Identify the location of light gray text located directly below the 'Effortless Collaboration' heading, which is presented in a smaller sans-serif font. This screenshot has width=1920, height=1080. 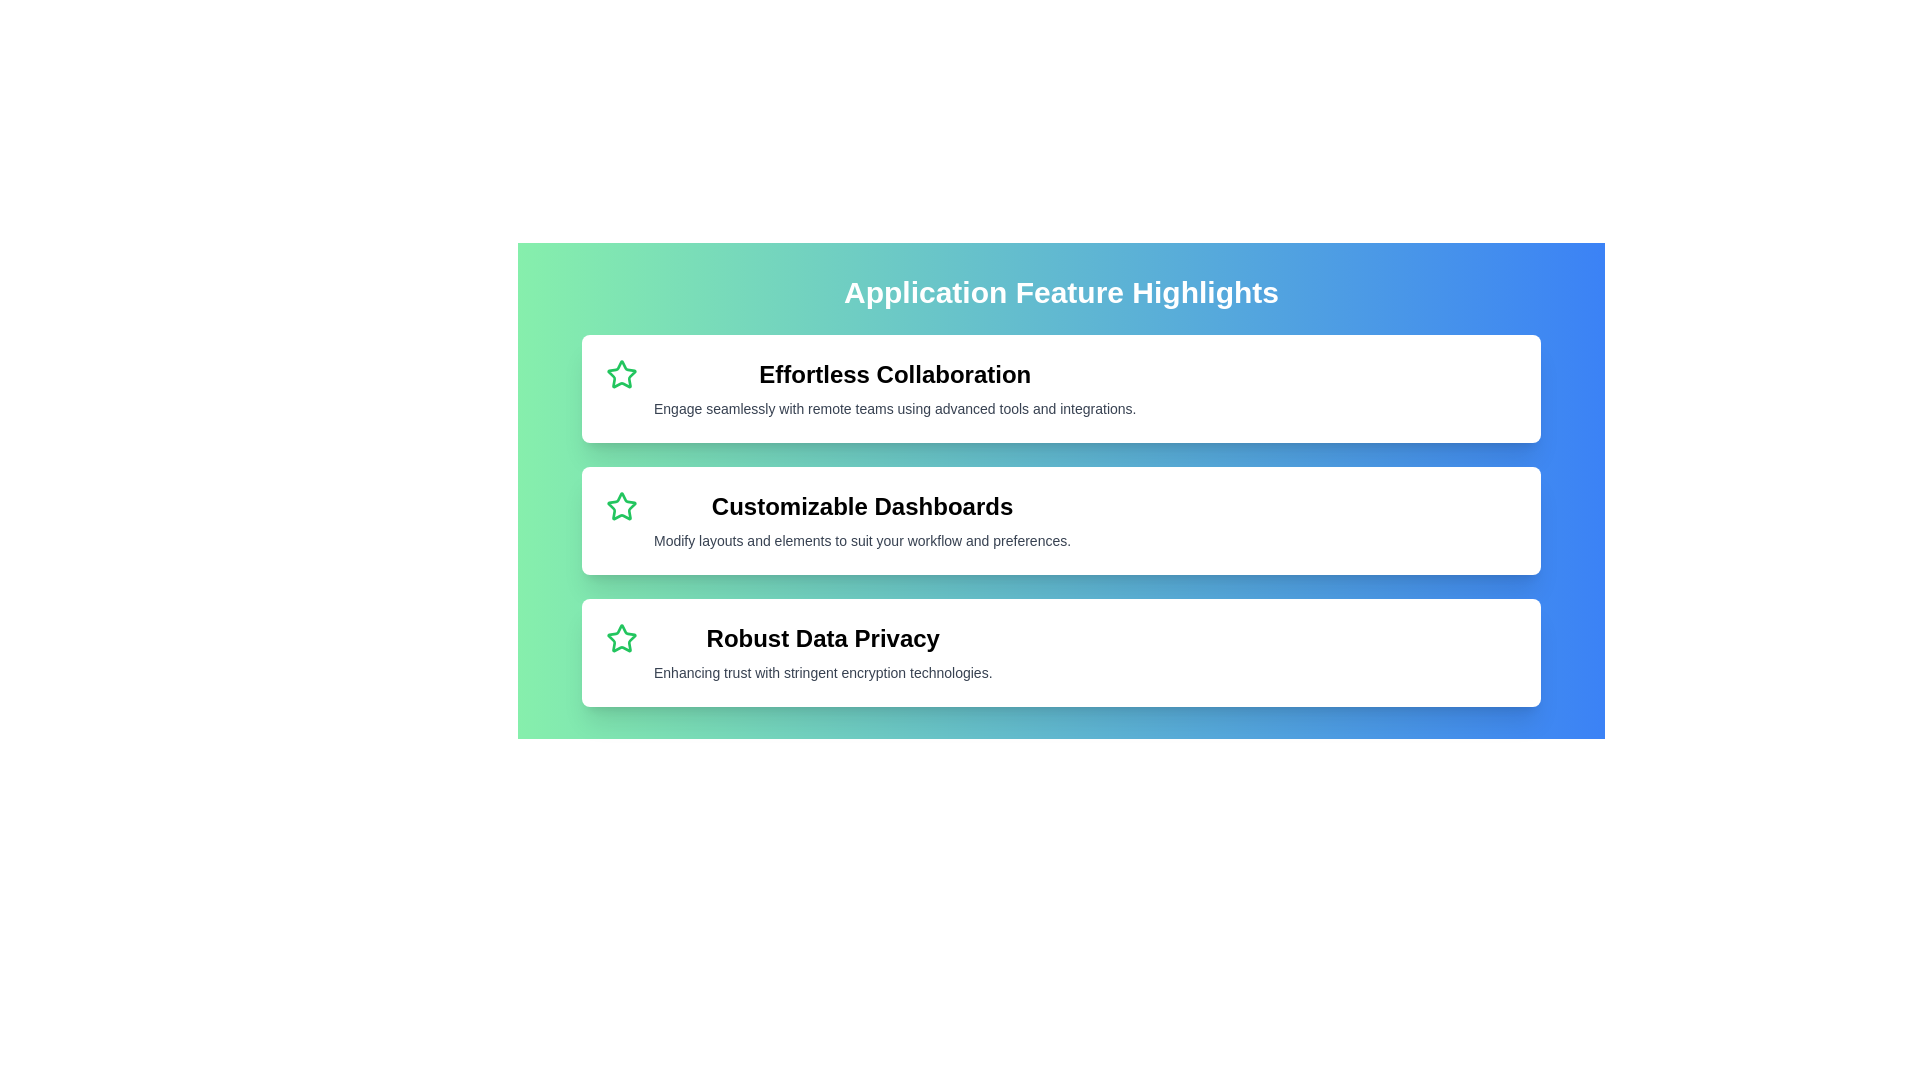
(894, 407).